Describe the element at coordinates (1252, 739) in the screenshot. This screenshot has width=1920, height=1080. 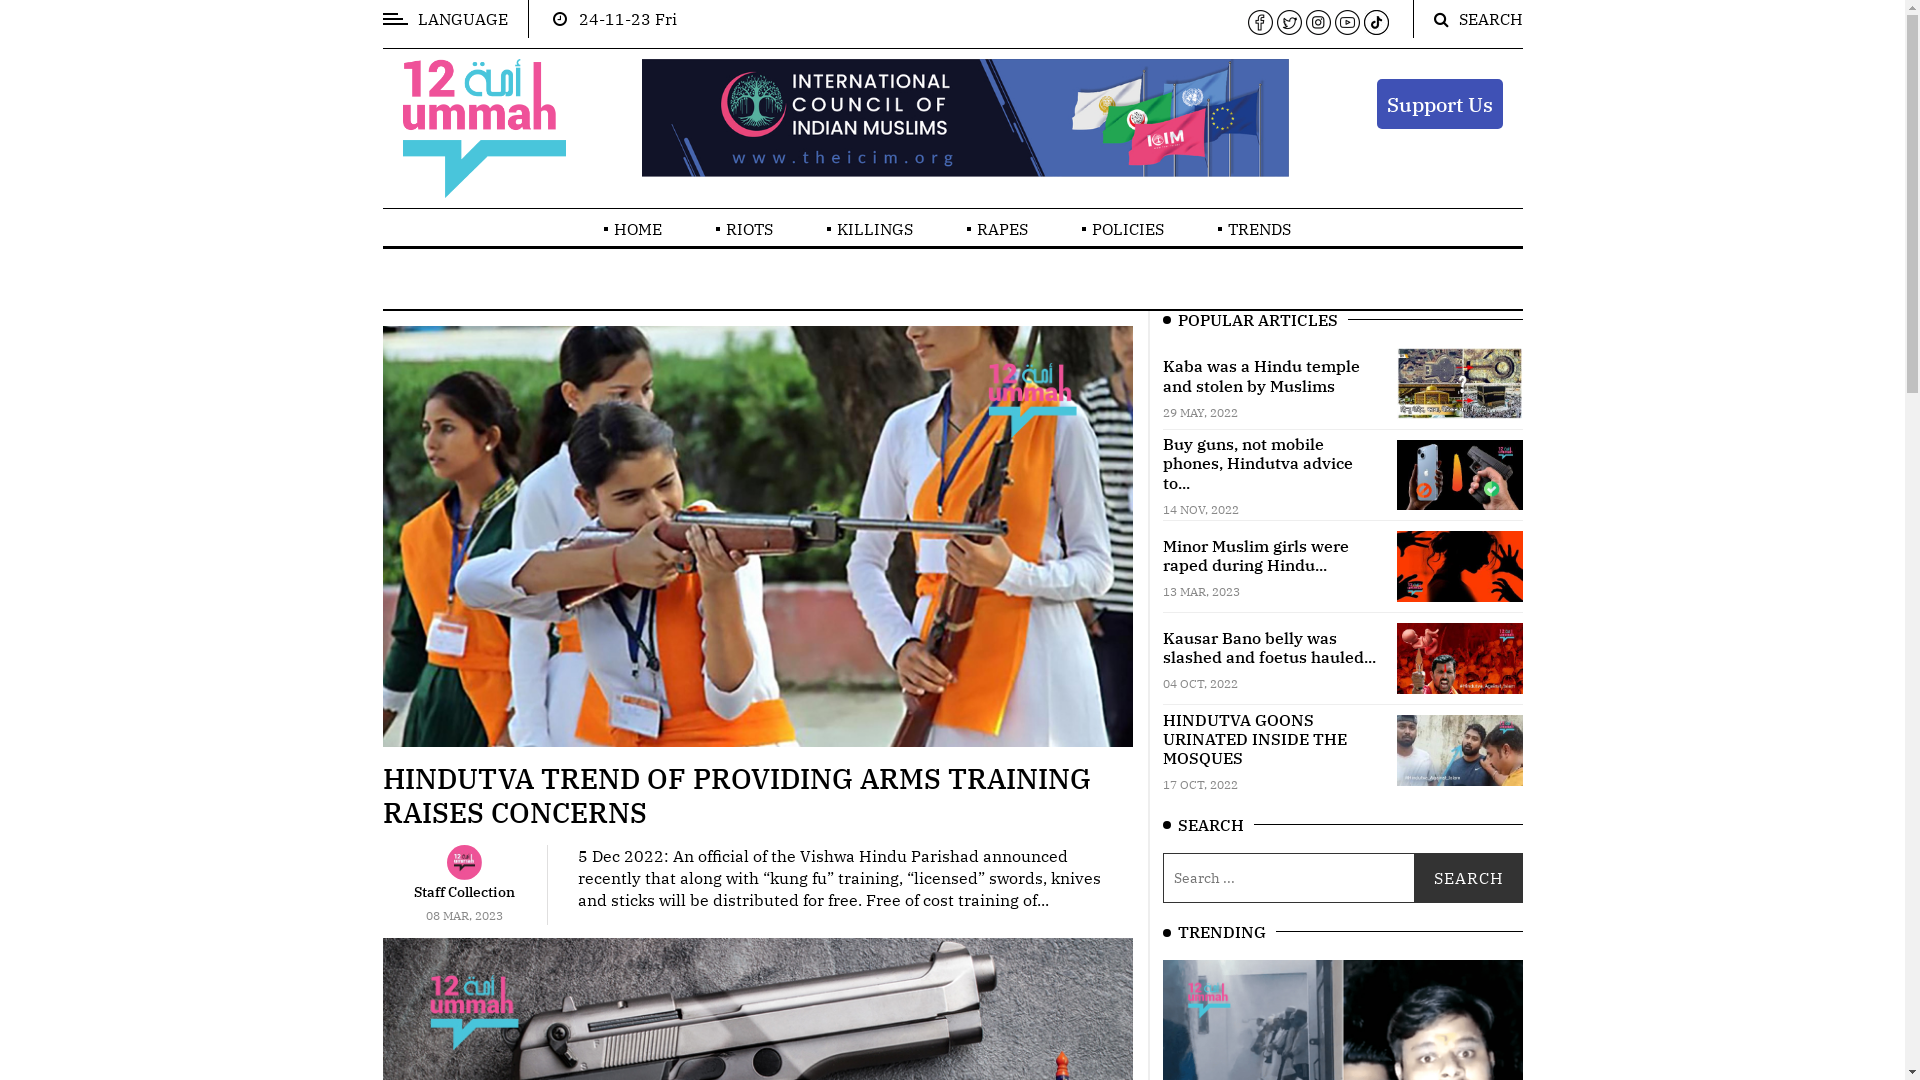
I see `'HINDUTVA GOONS URINATED INSIDE THE MOSQUES'` at that location.